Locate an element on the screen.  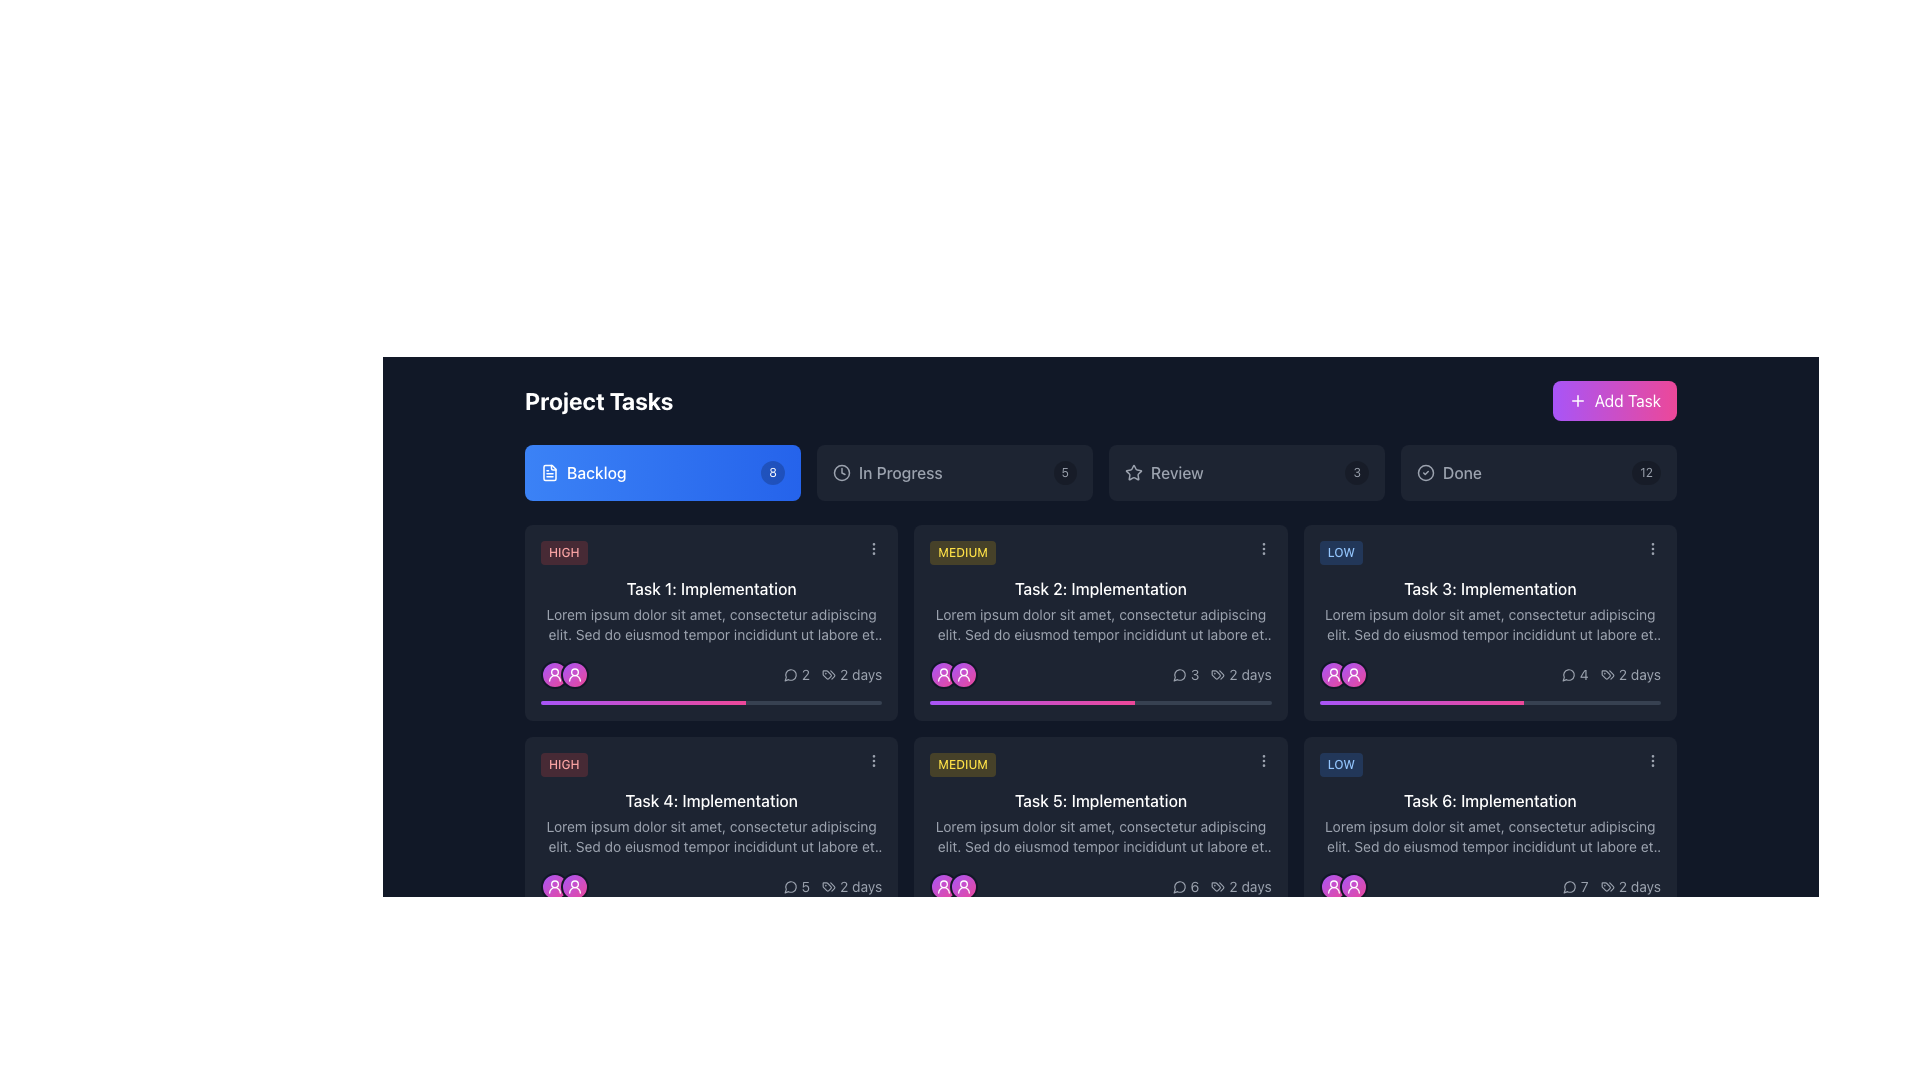
the user profile icon located in the bottom-left corner of the 'Task 1: Implementation' card, which serves as a visual indicator of a user's association with the task is located at coordinates (555, 675).